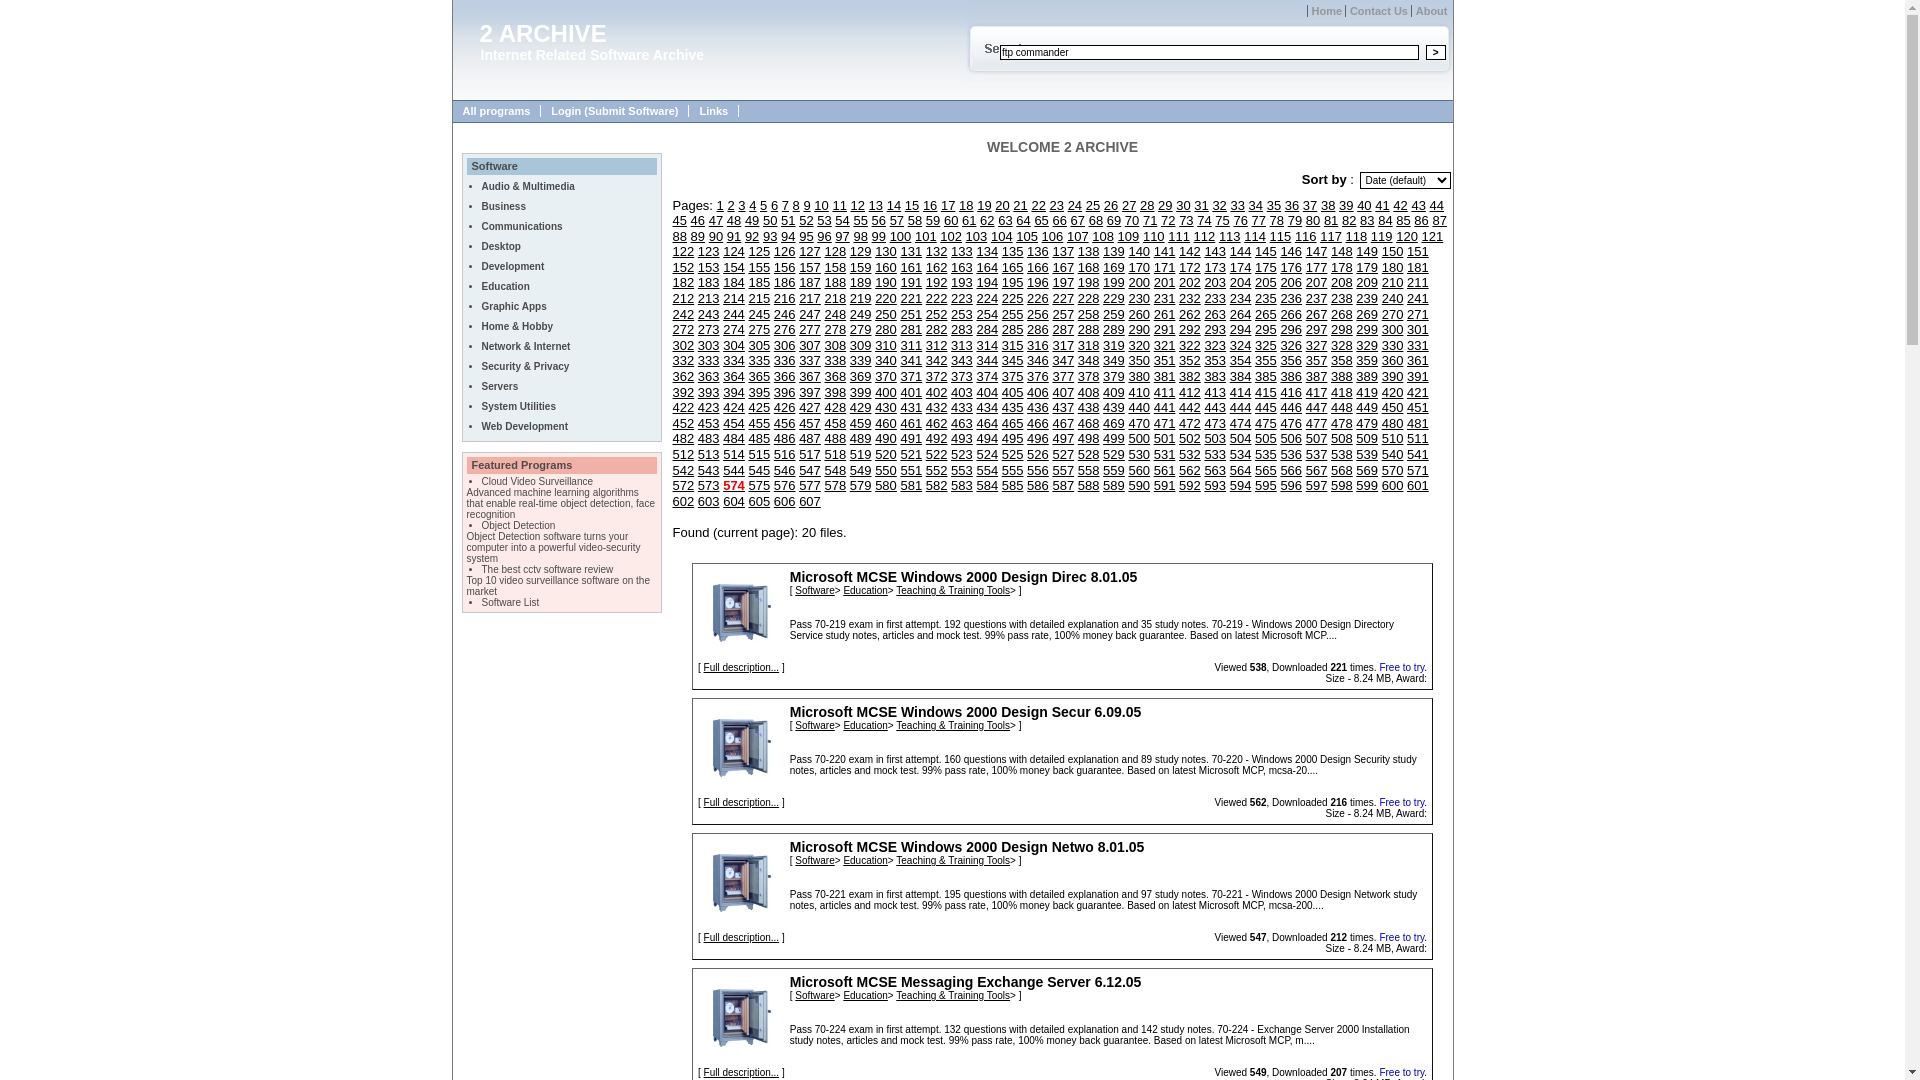 The height and width of the screenshot is (1080, 1920). What do you see at coordinates (874, 360) in the screenshot?
I see `'340'` at bounding box center [874, 360].